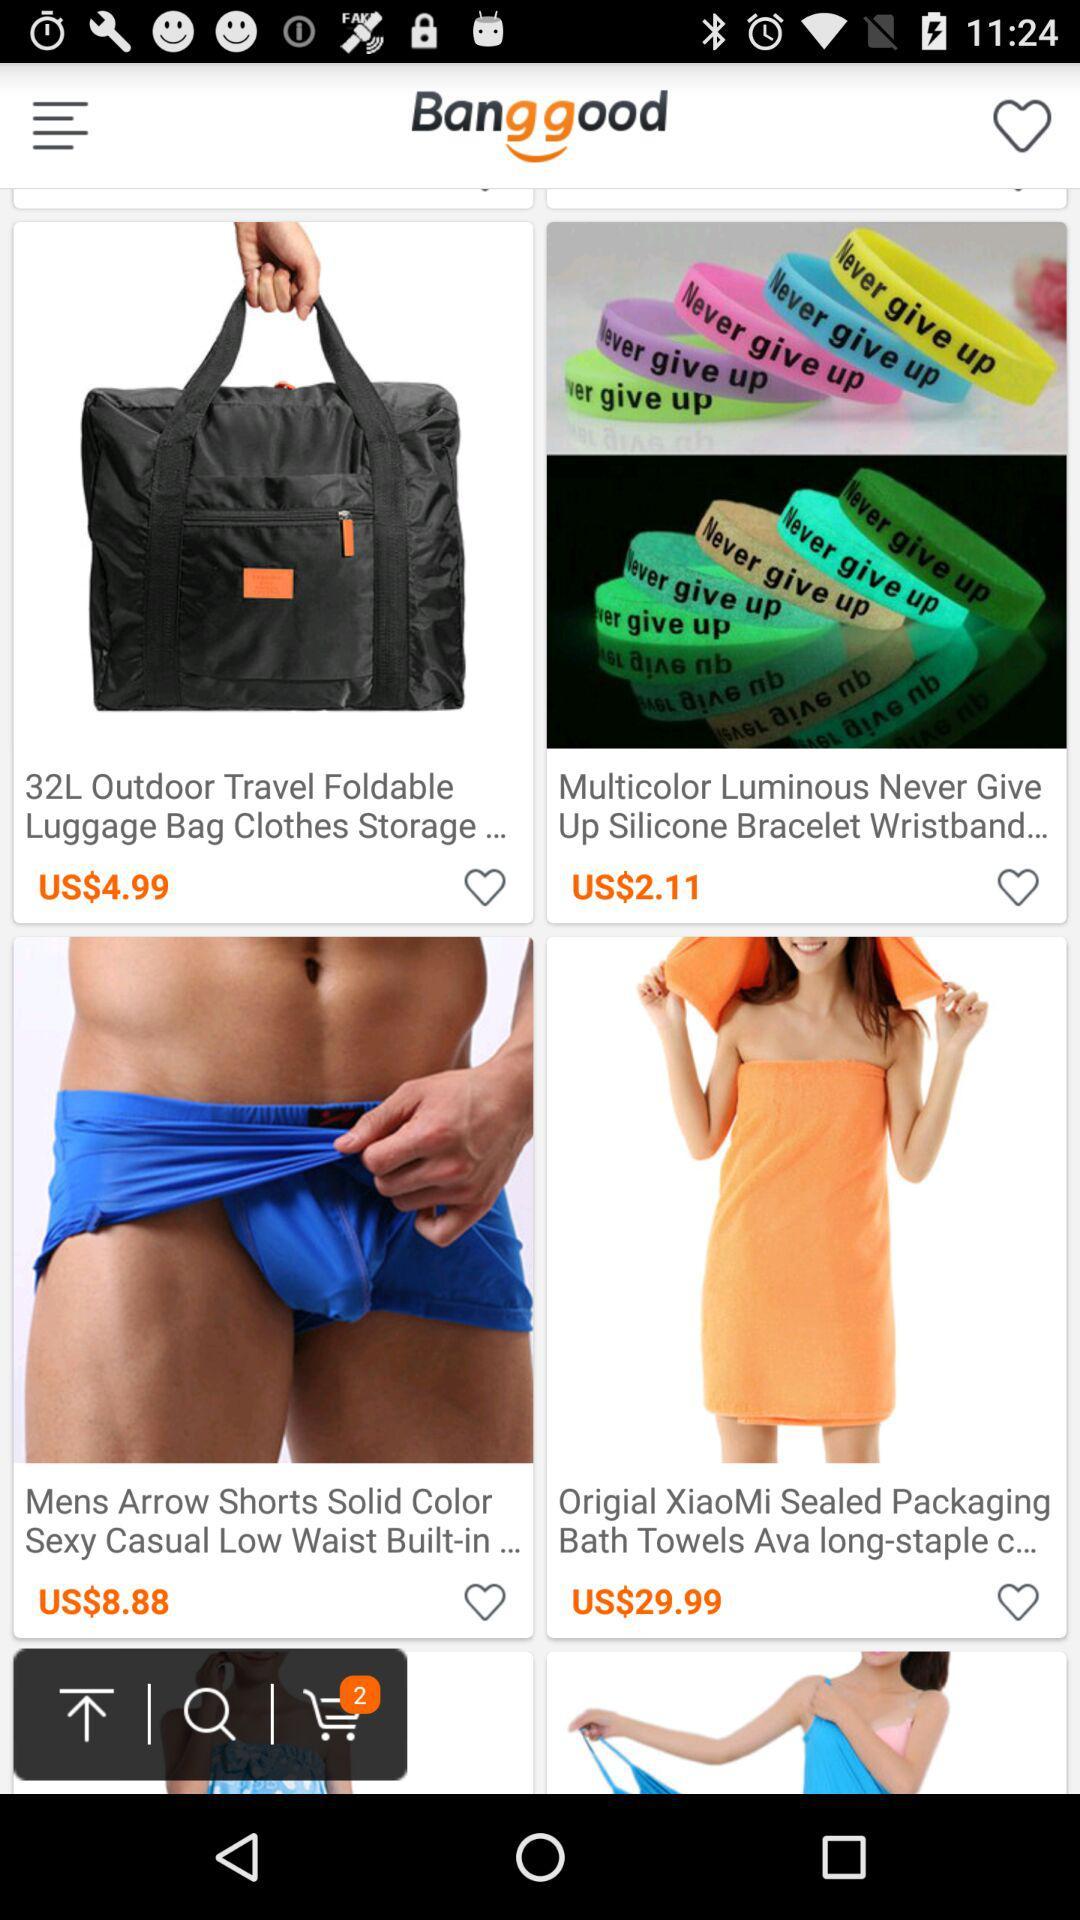 This screenshot has width=1080, height=1920. I want to click on the item to the right of us$3.09, so click(538, 124).